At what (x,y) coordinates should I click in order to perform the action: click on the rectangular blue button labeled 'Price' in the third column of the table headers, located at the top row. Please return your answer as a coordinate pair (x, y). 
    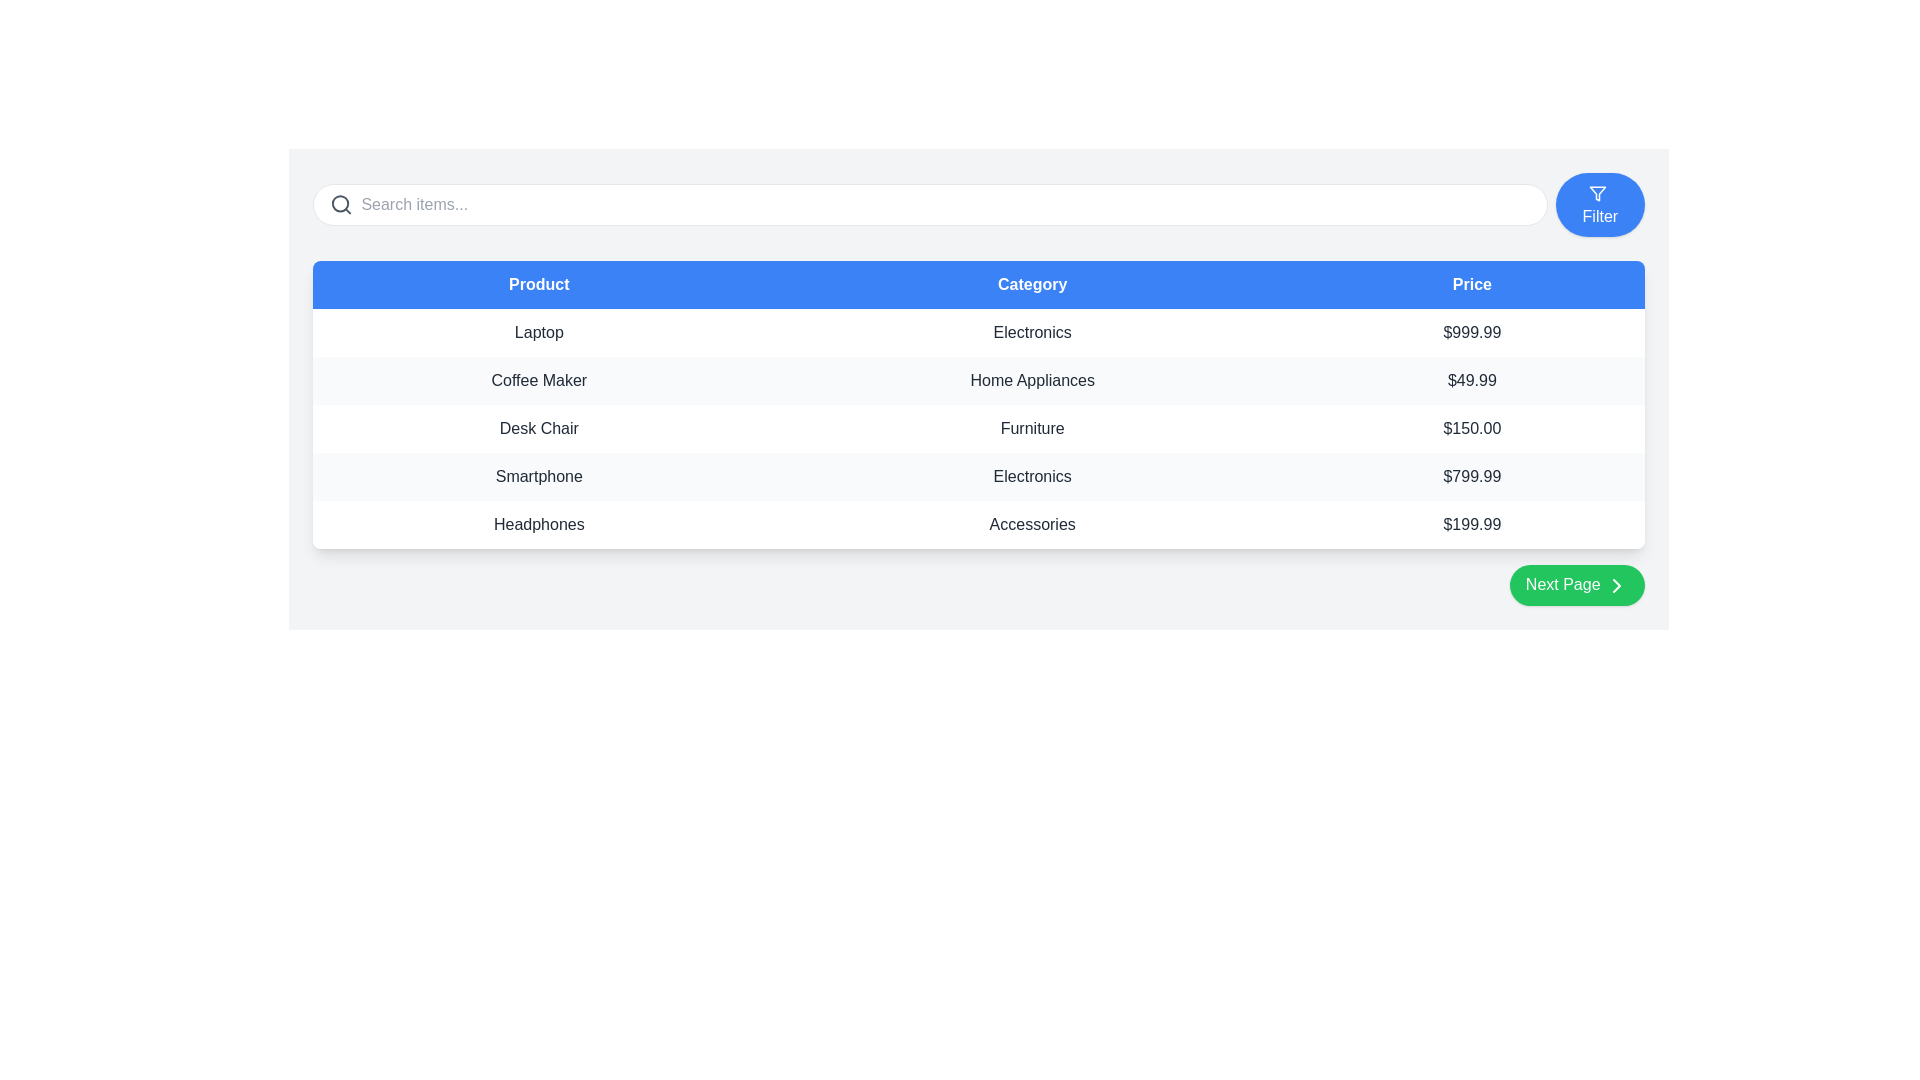
    Looking at the image, I should click on (1472, 285).